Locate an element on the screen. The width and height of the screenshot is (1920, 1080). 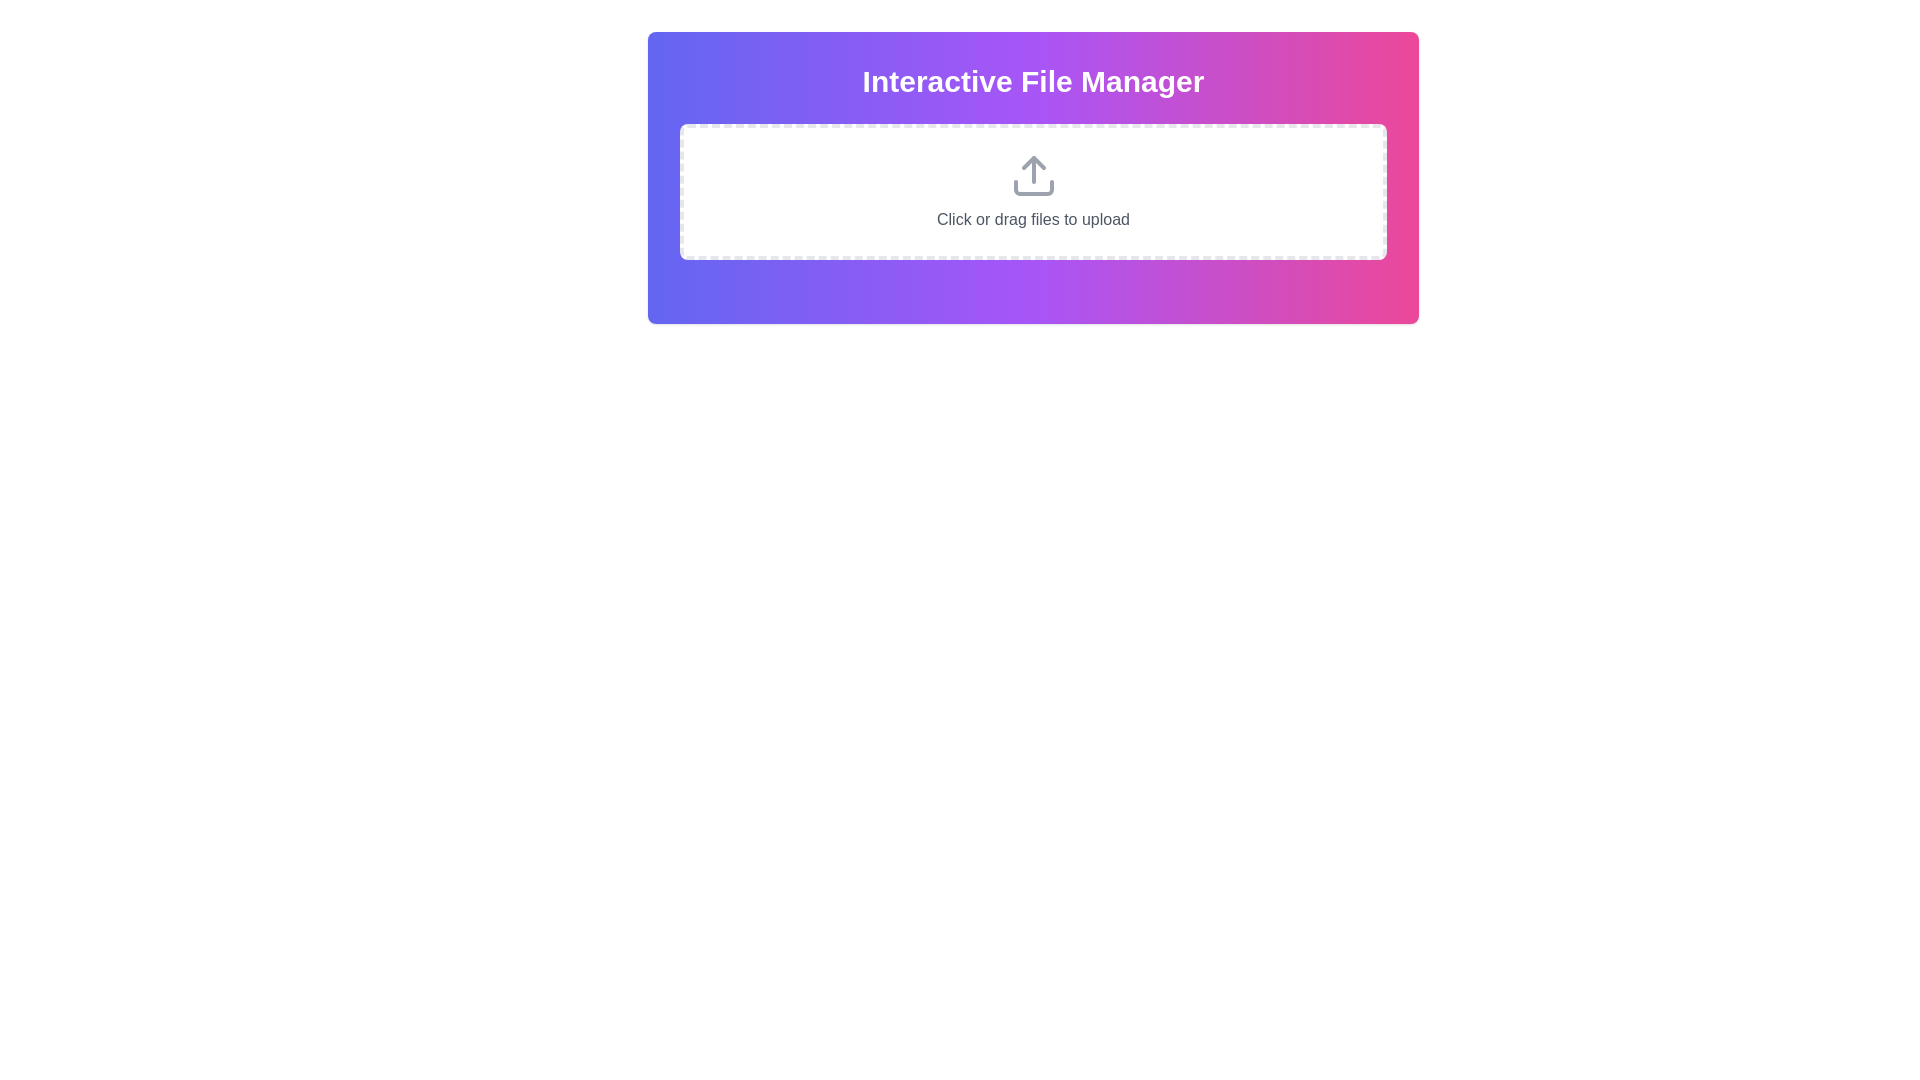
the Text Label that serves as the title or heading for the interface, indicating the purpose or branding of the component above the upload prompt is located at coordinates (1033, 80).